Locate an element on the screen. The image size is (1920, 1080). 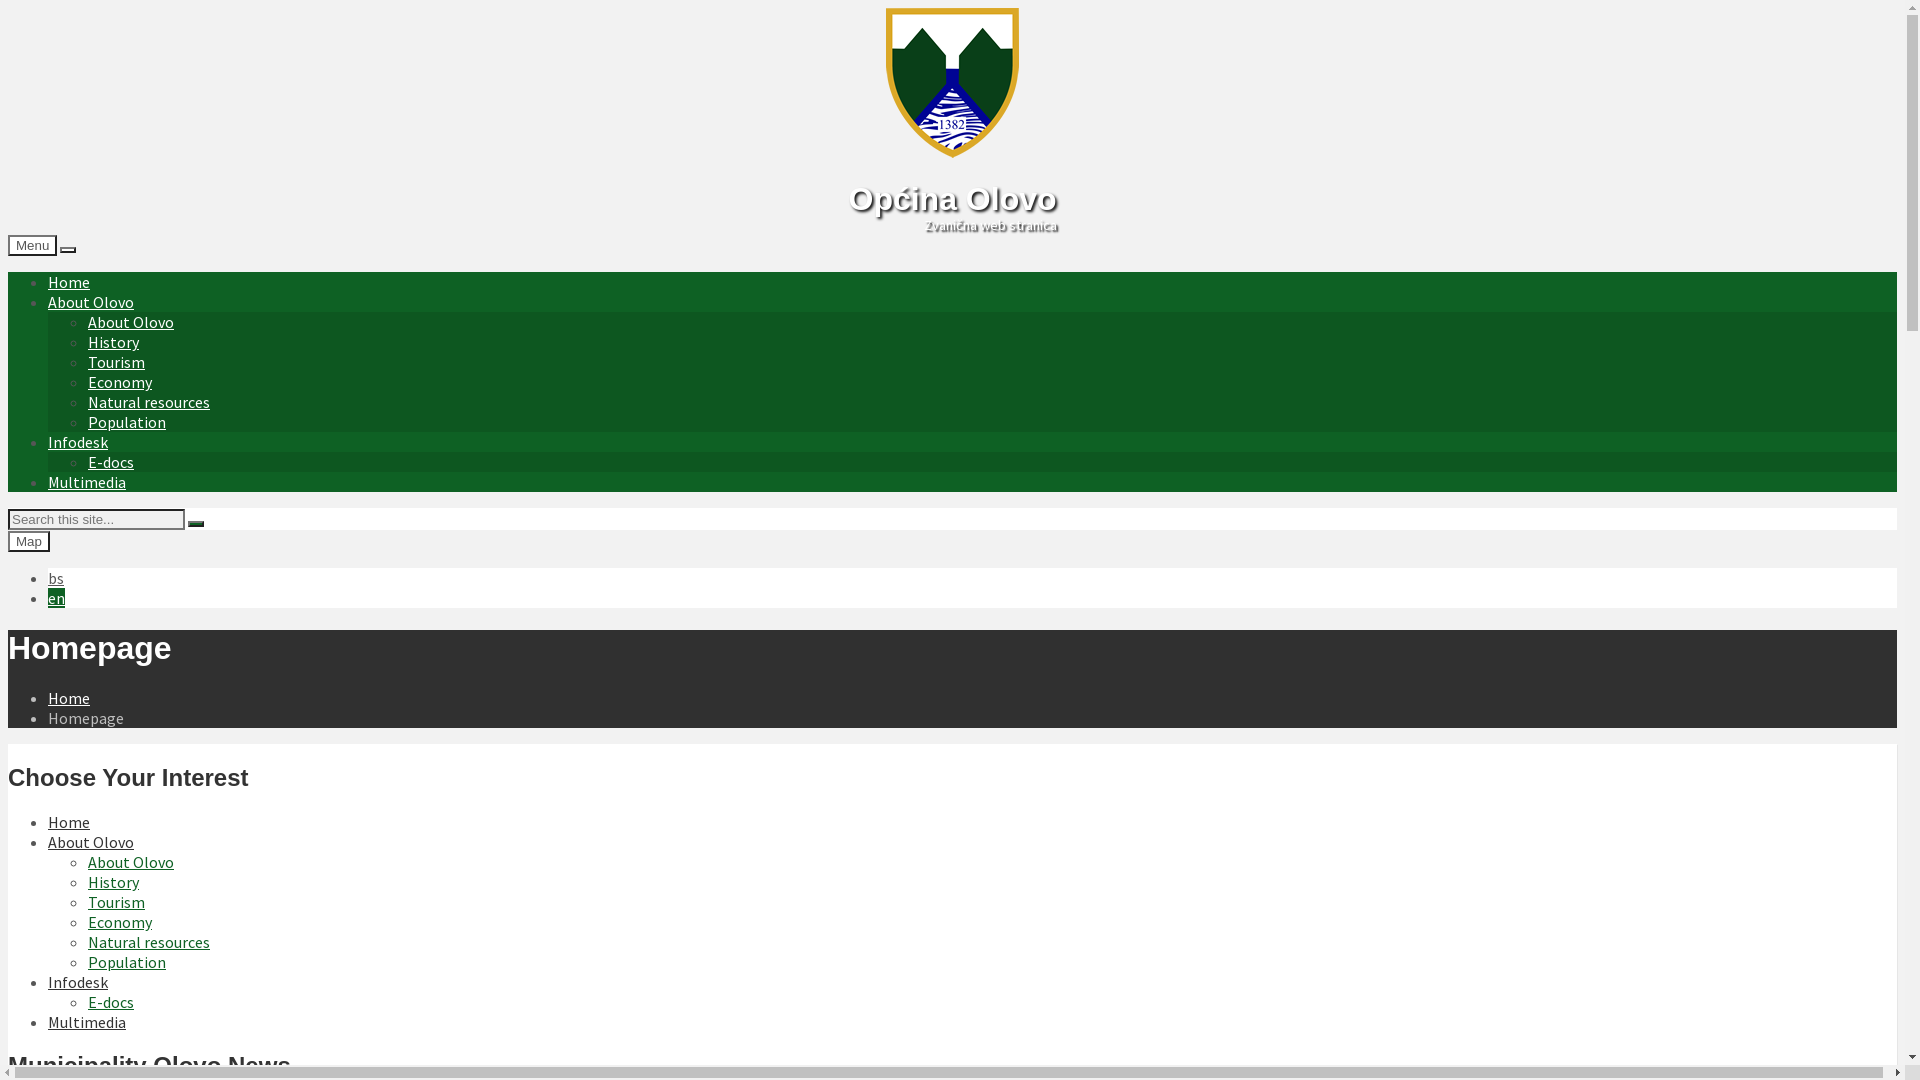
'History' is located at coordinates (112, 341).